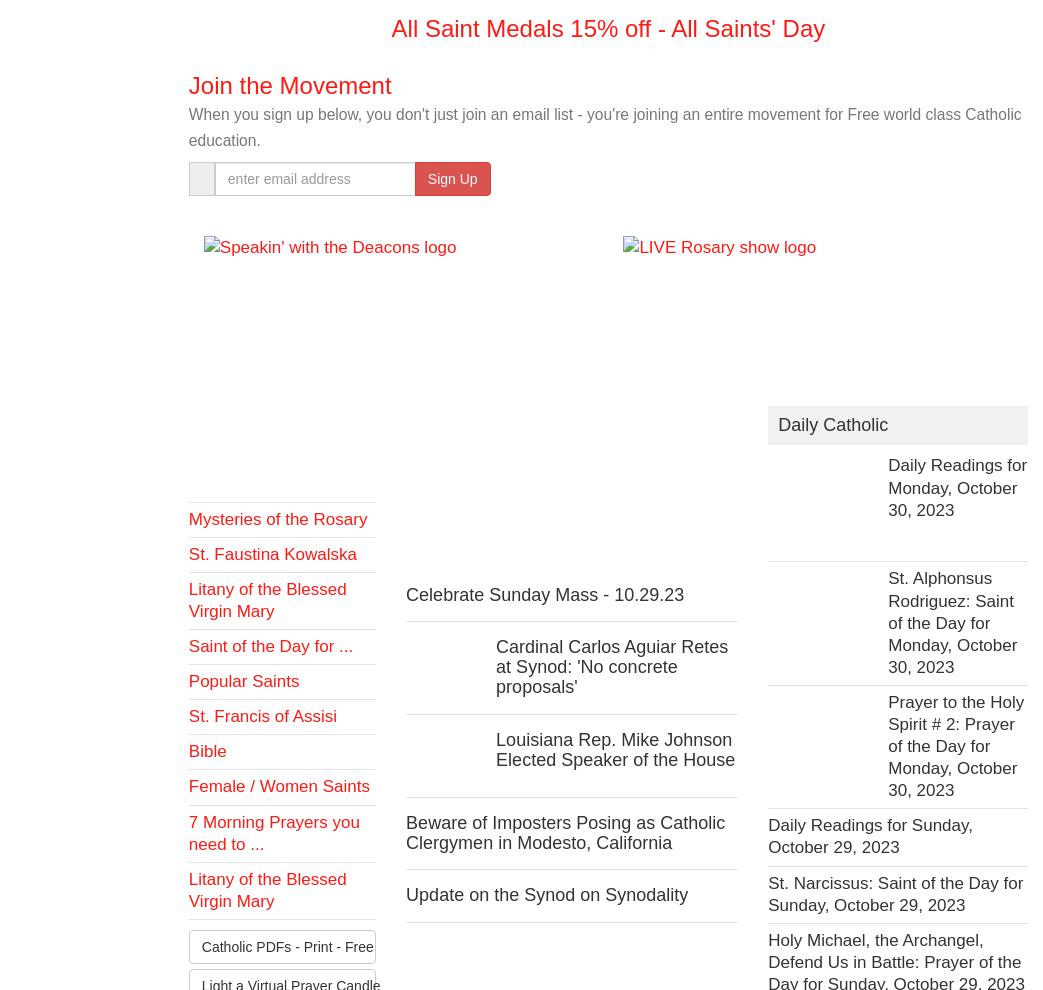 Image resolution: width=1043 pixels, height=990 pixels. What do you see at coordinates (186, 84) in the screenshot?
I see `'Join the Movement'` at bounding box center [186, 84].